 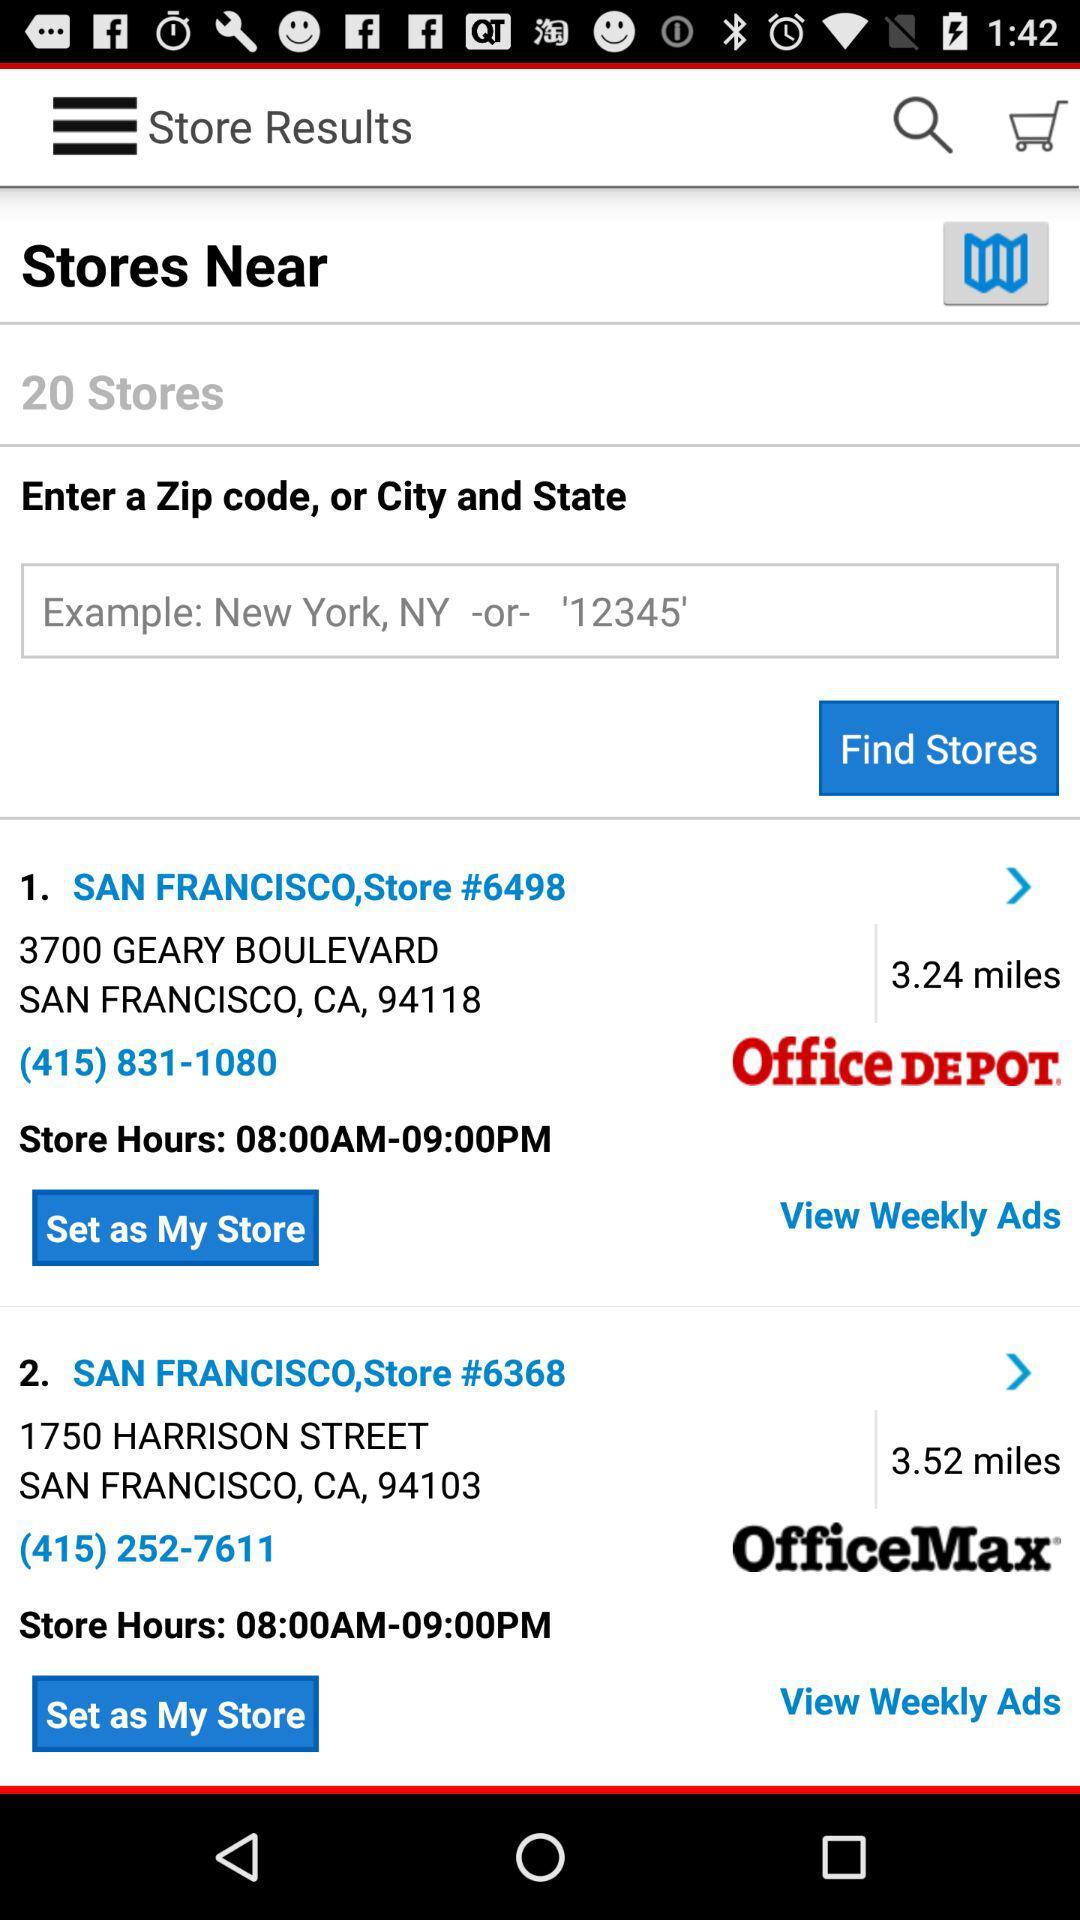 I want to click on page, so click(x=1019, y=884).